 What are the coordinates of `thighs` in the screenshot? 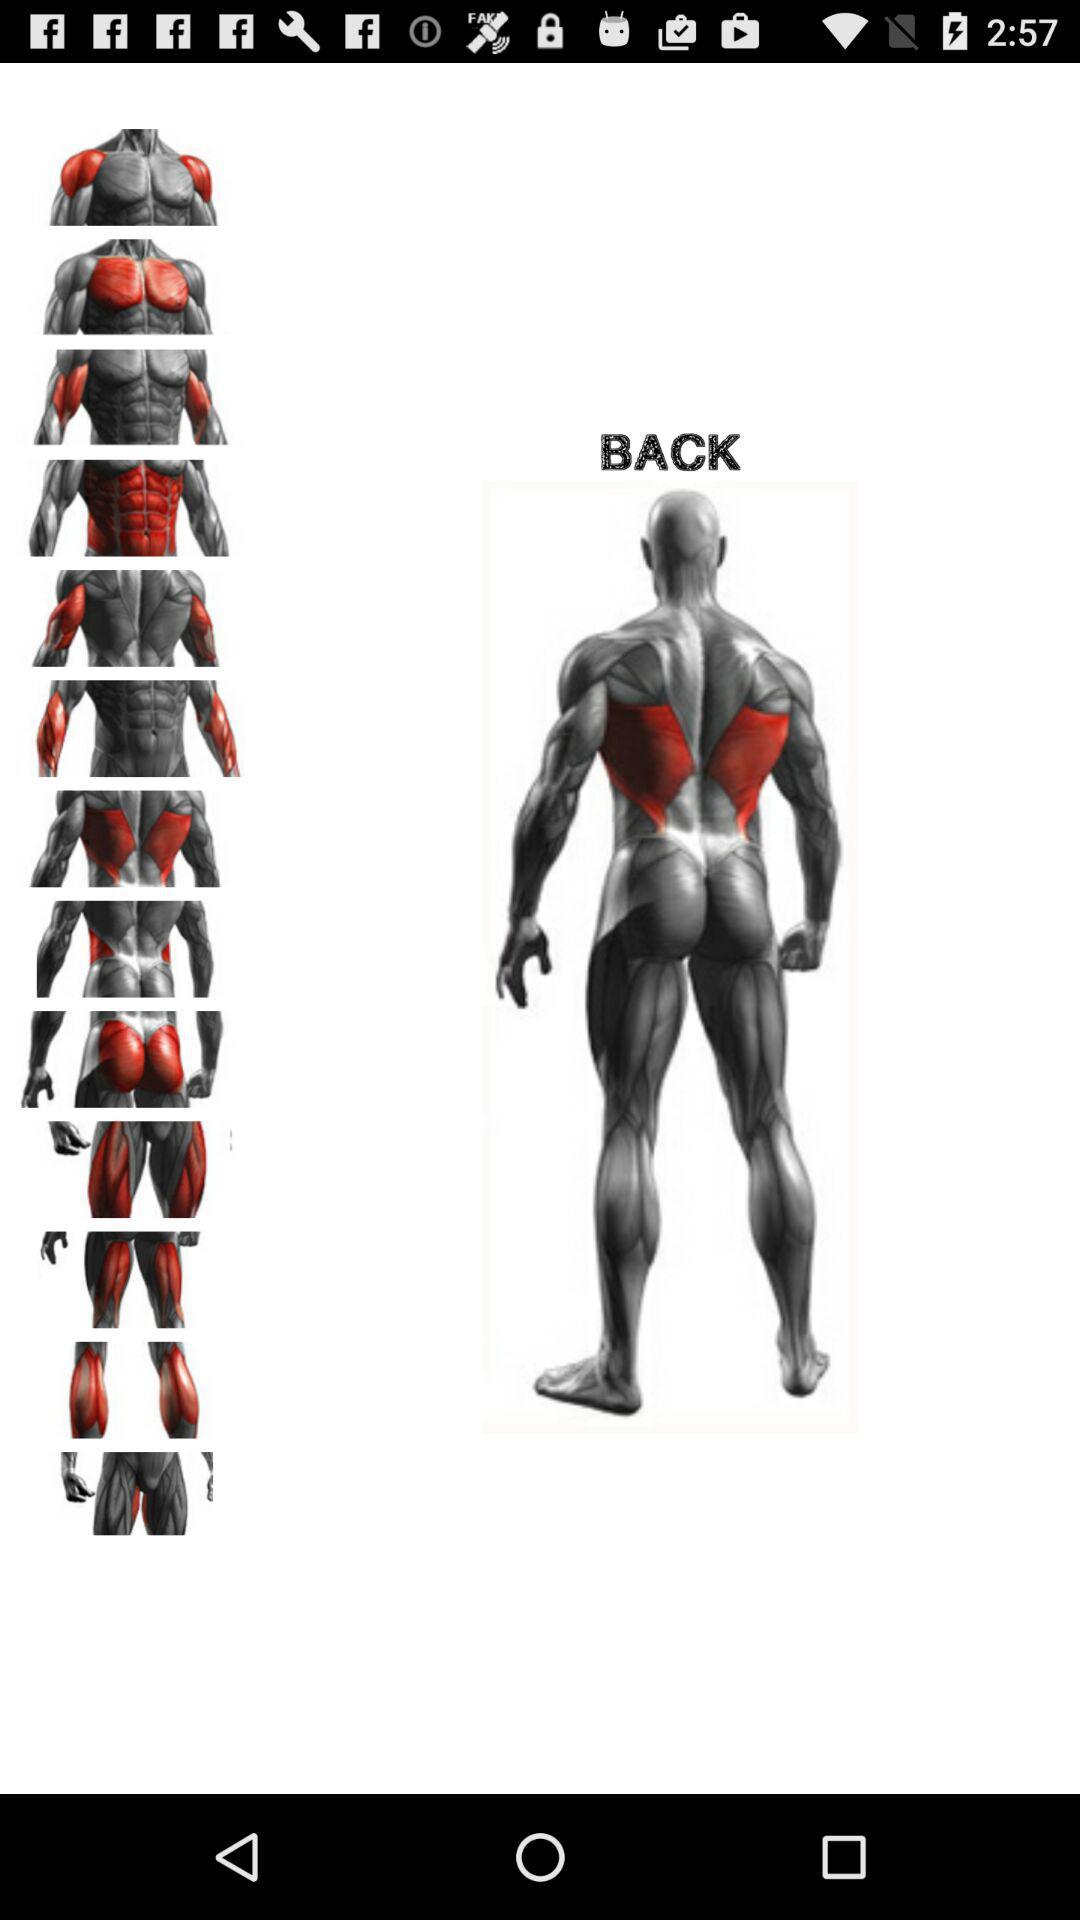 It's located at (131, 1382).